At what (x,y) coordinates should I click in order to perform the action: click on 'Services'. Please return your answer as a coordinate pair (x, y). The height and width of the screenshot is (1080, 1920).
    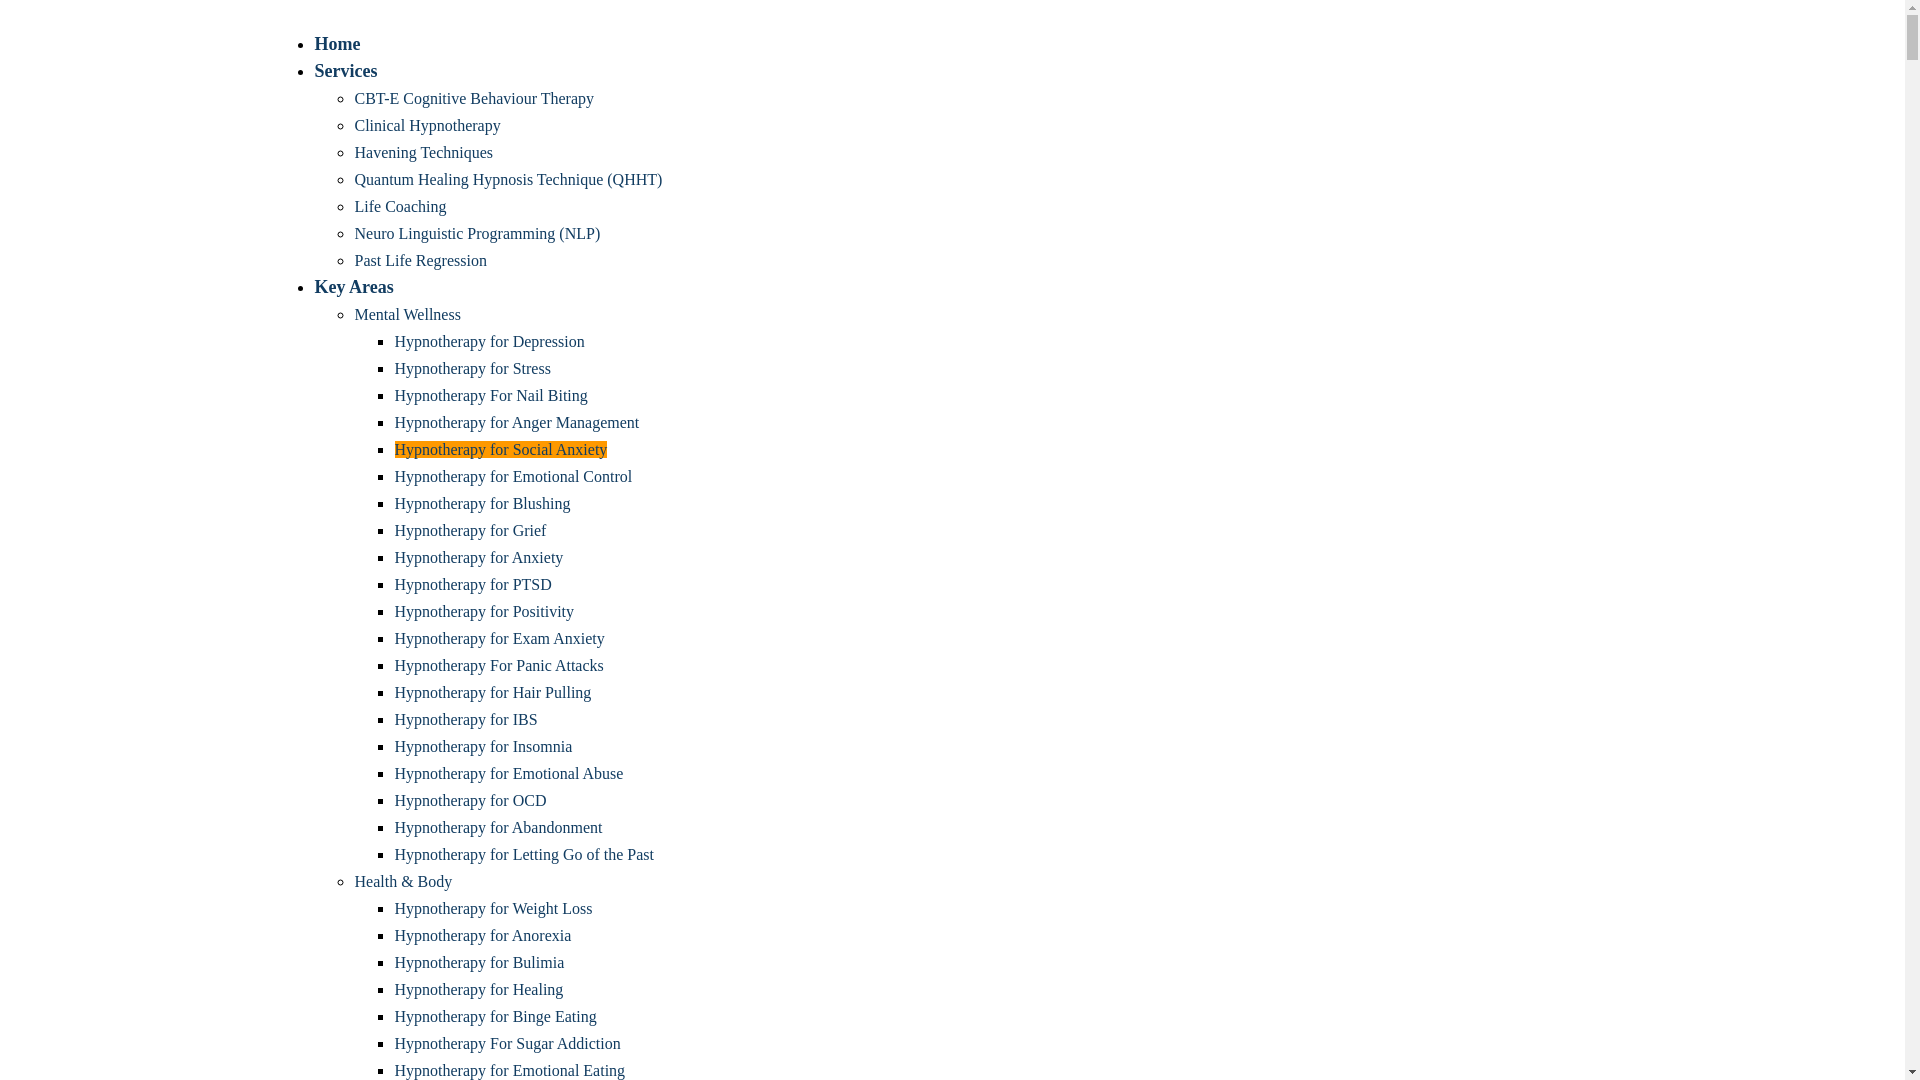
    Looking at the image, I should click on (345, 69).